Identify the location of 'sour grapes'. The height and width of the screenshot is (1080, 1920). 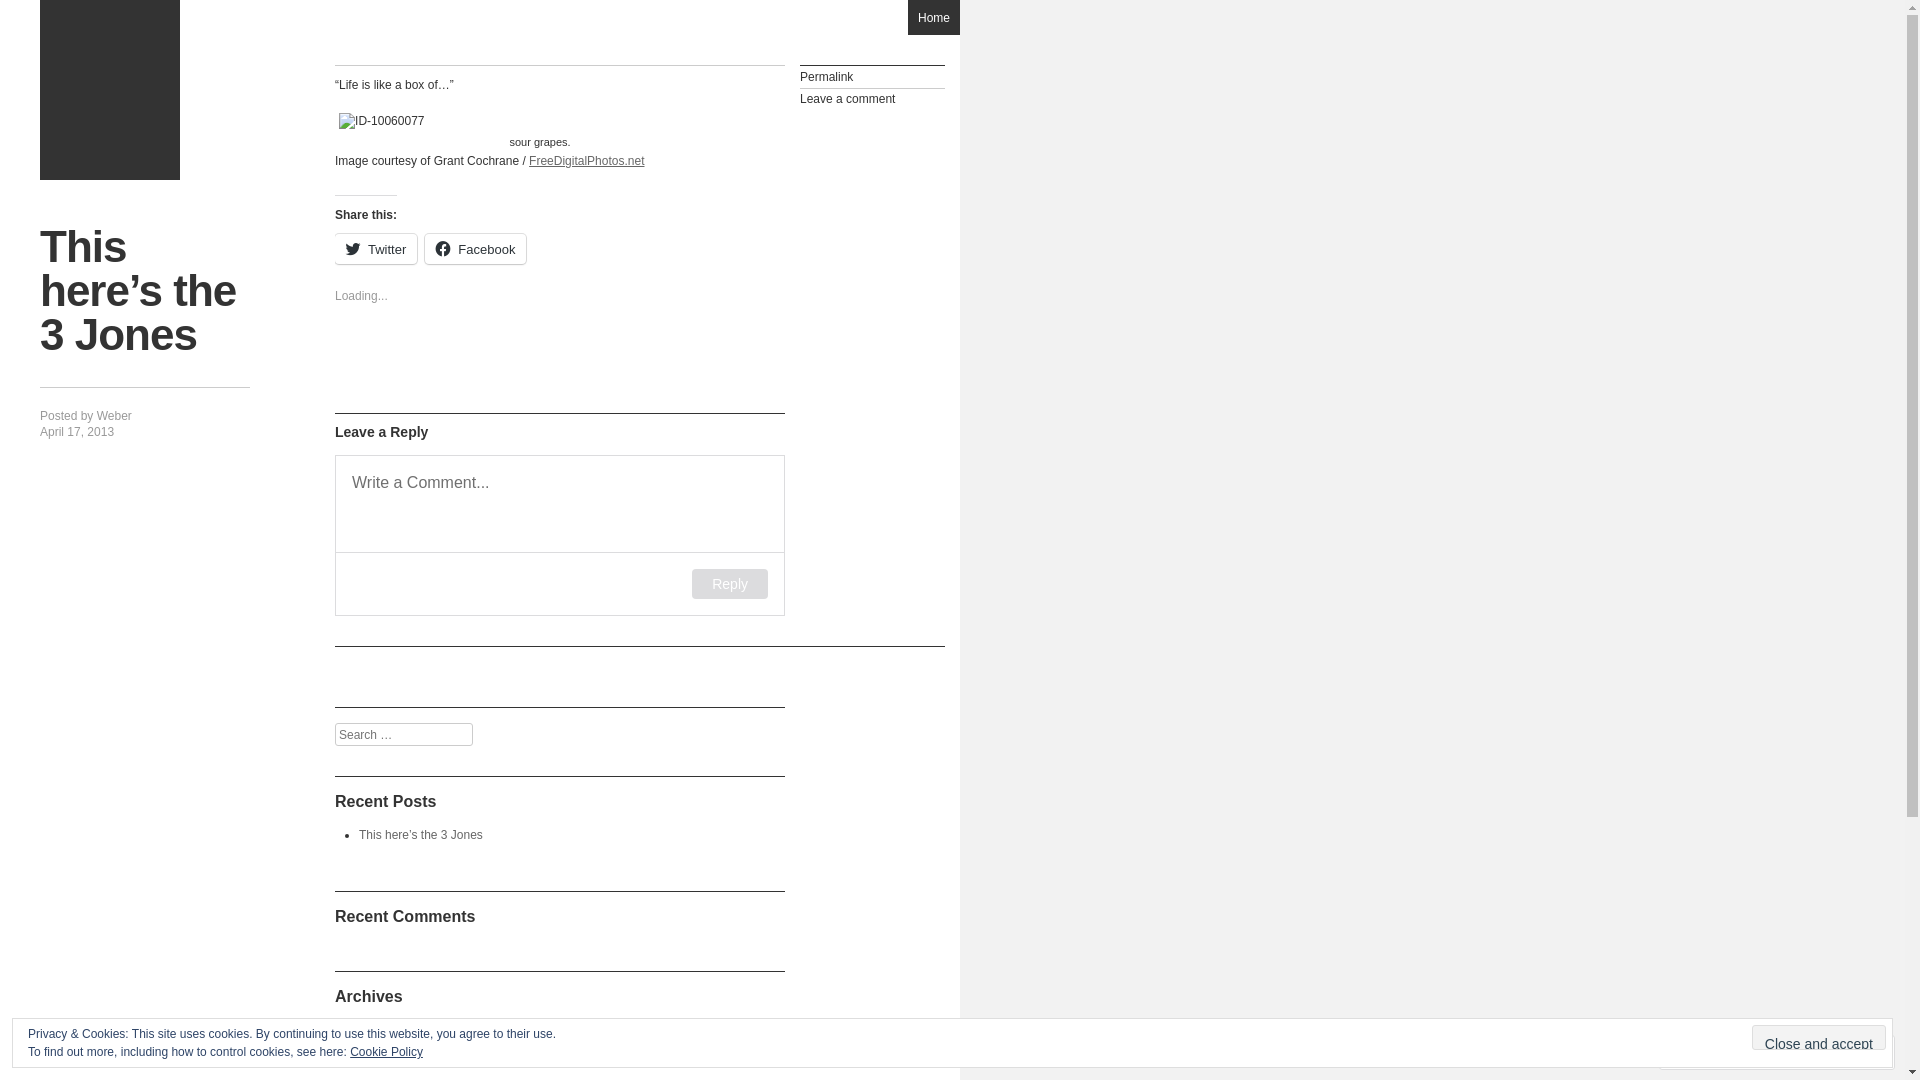
(539, 120).